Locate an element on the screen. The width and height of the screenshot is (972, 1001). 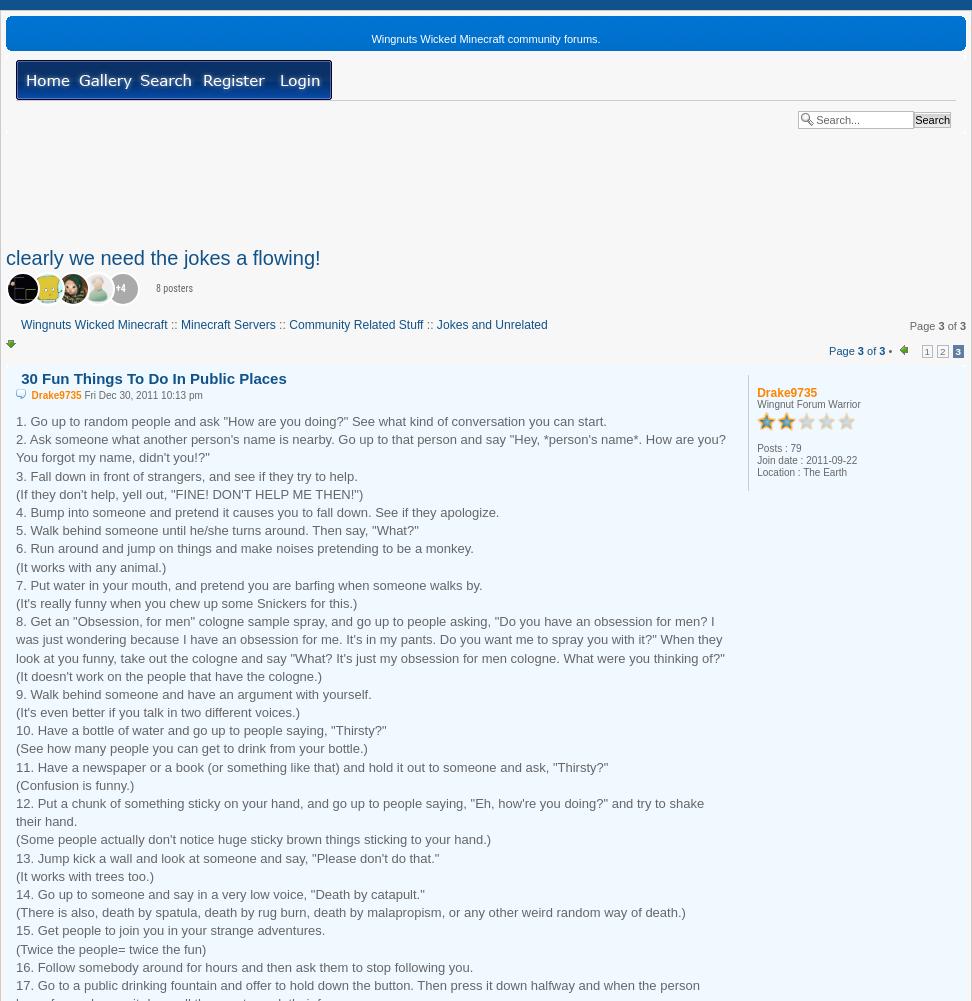
'1.  Go up to random people and ask "How are you doing?" See what kind of conversation you can start.' is located at coordinates (310, 420).